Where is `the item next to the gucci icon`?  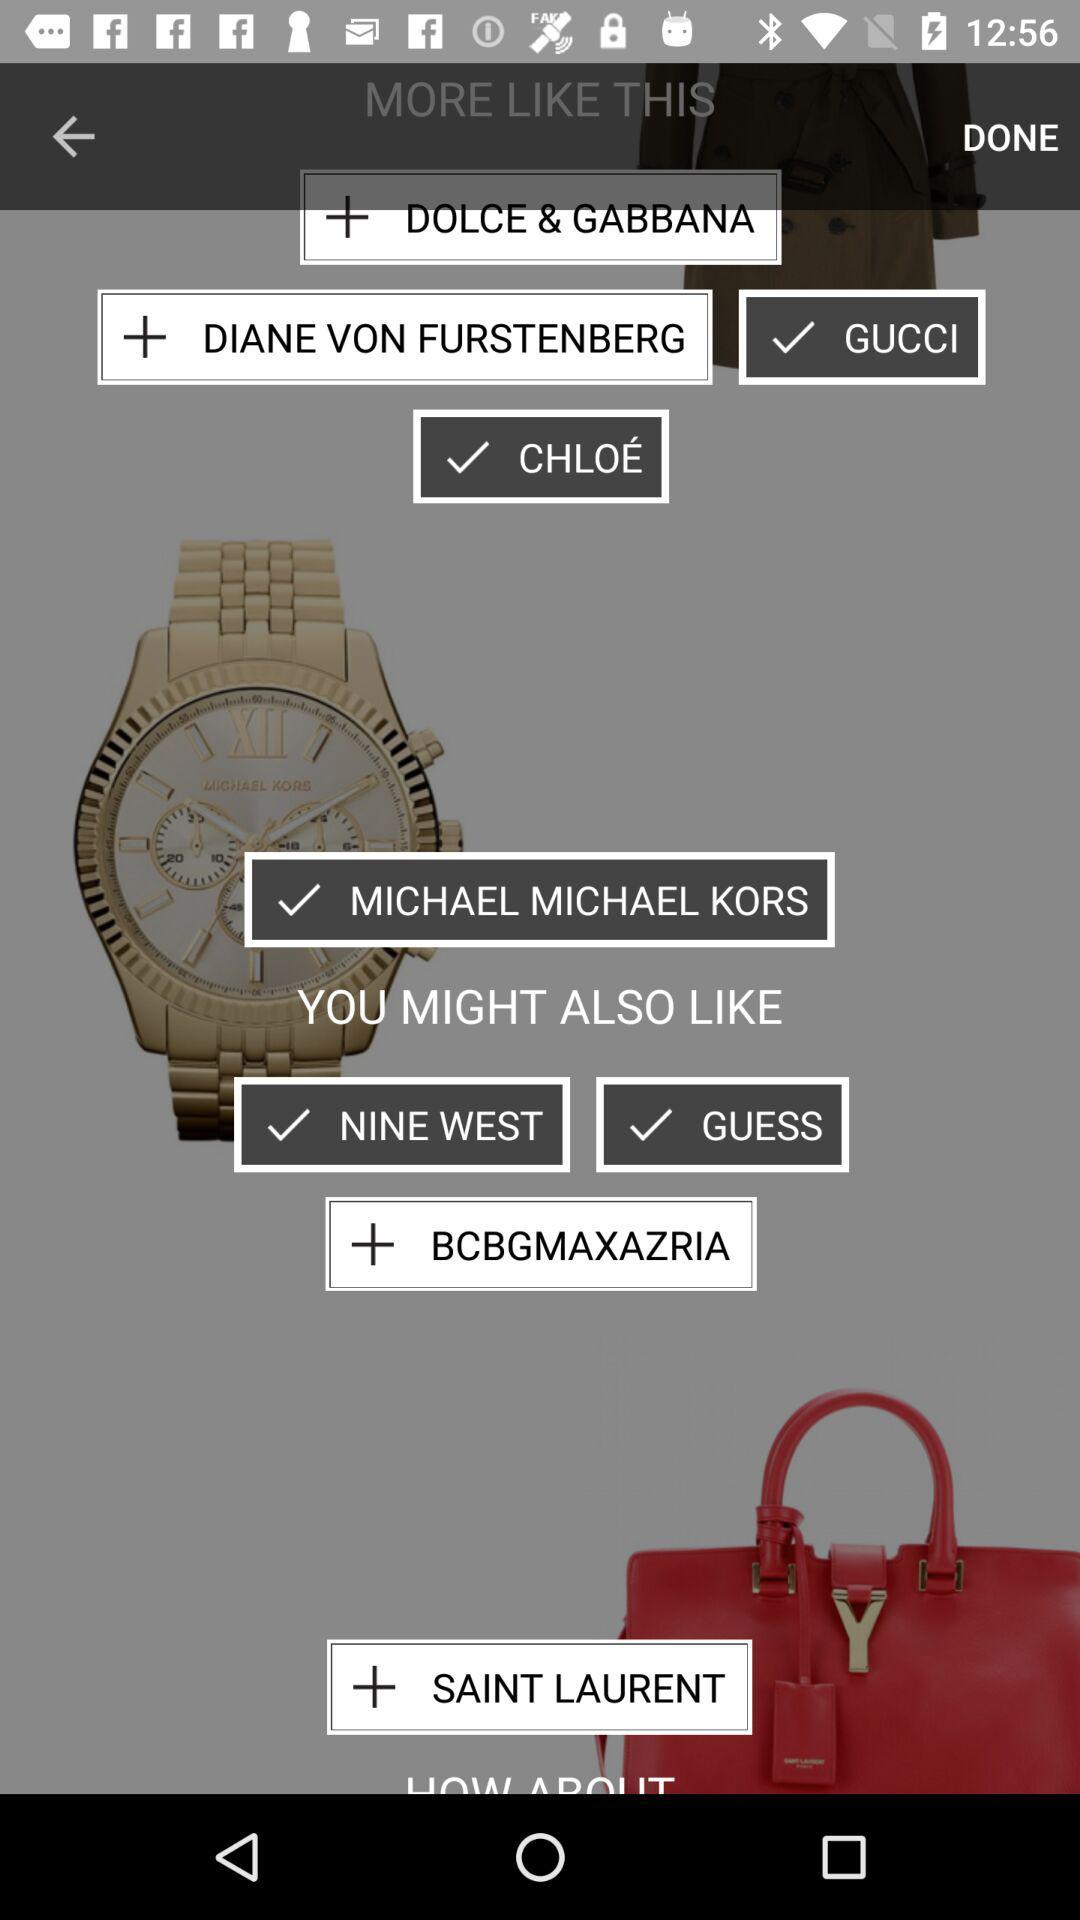
the item next to the gucci icon is located at coordinates (405, 337).